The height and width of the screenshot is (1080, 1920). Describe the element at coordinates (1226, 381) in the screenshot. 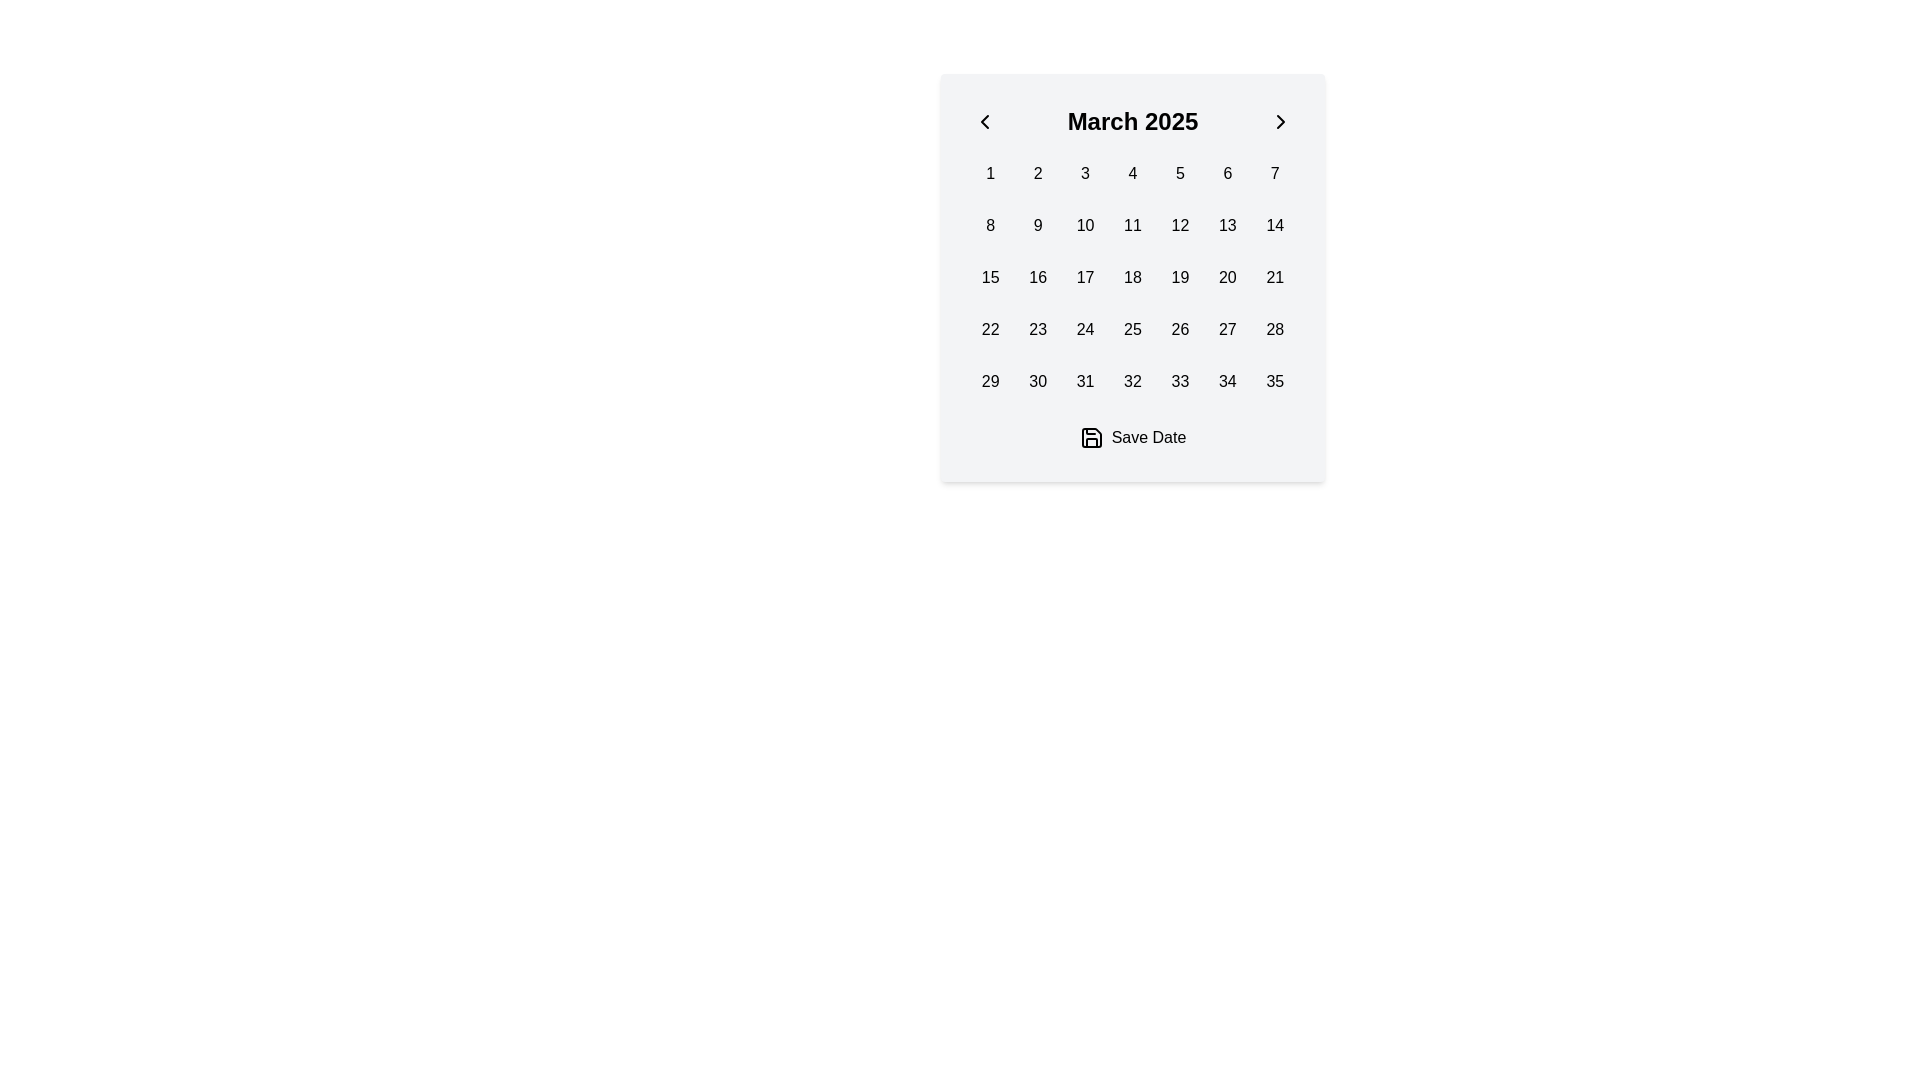

I see `the rectangular button displaying the number '34' in bold, located in the sixth column of the sixth row in the calendar grid` at that location.